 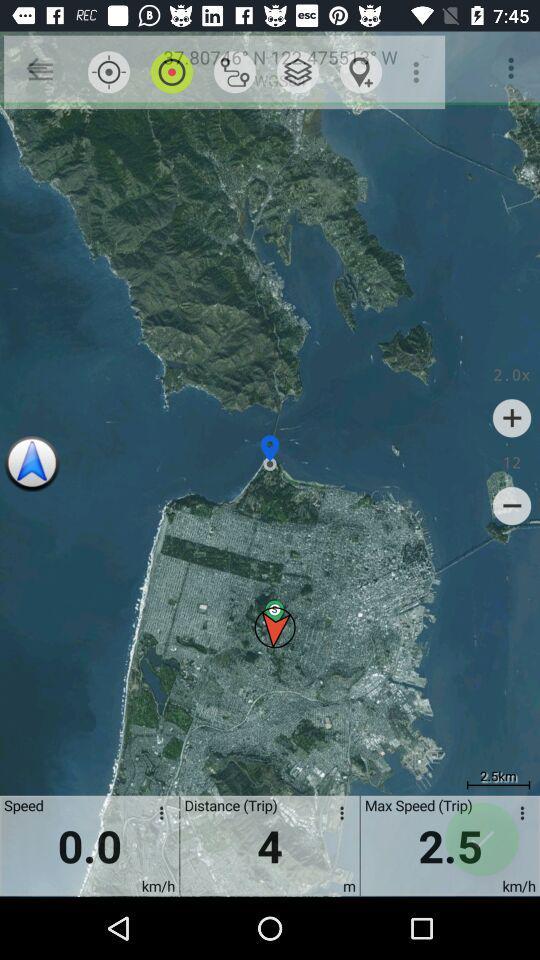 What do you see at coordinates (518, 816) in the screenshot?
I see `the more icon` at bounding box center [518, 816].